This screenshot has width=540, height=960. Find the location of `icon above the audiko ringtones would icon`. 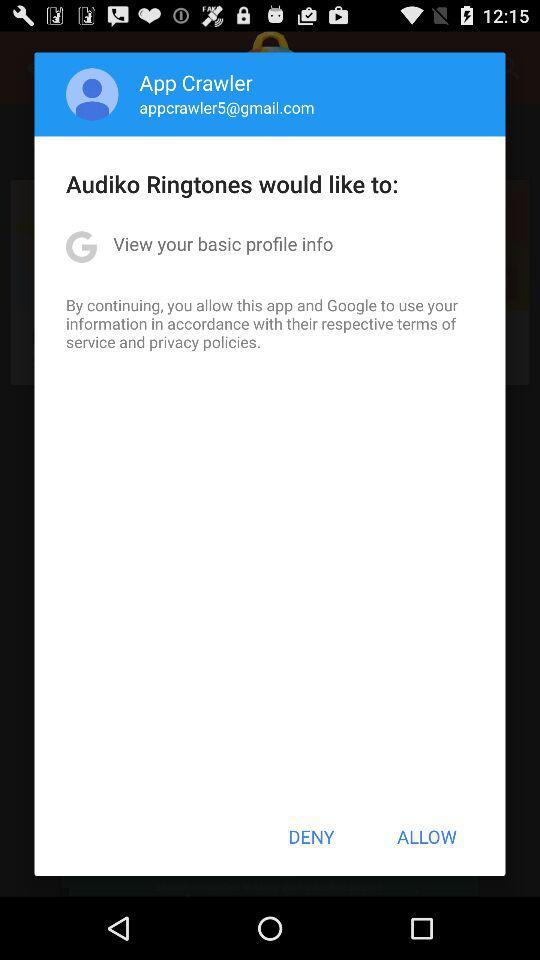

icon above the audiko ringtones would icon is located at coordinates (226, 107).